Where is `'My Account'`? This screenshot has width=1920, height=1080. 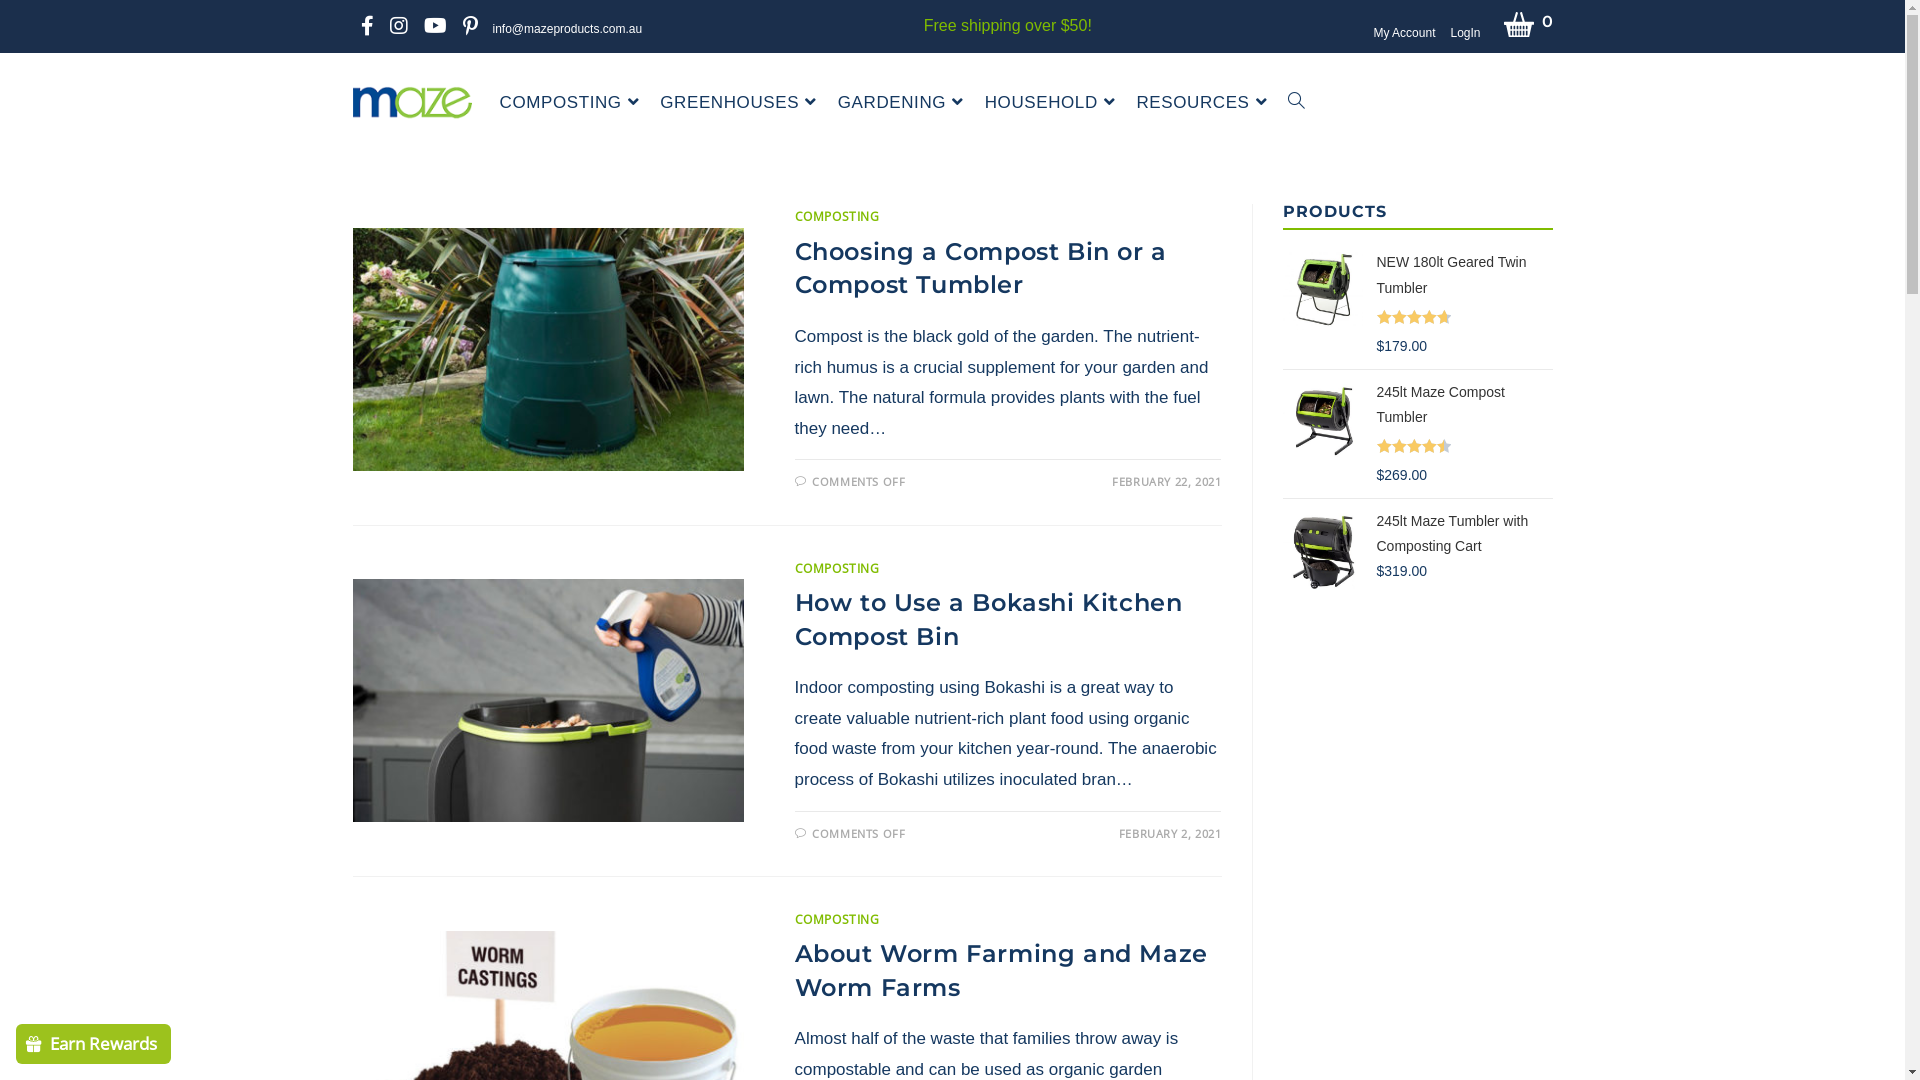
'My Account' is located at coordinates (1402, 34).